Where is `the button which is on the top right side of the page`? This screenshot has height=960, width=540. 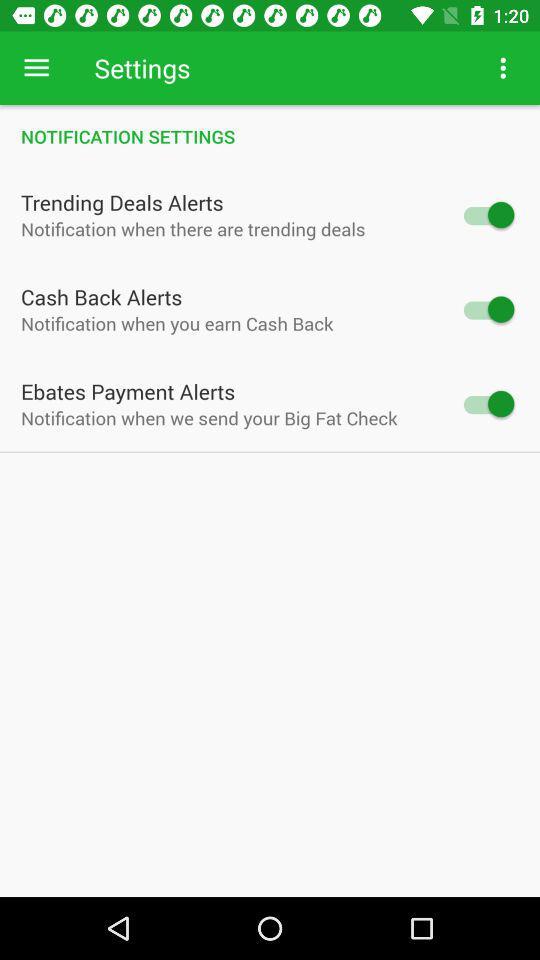
the button which is on the top right side of the page is located at coordinates (502, 68).